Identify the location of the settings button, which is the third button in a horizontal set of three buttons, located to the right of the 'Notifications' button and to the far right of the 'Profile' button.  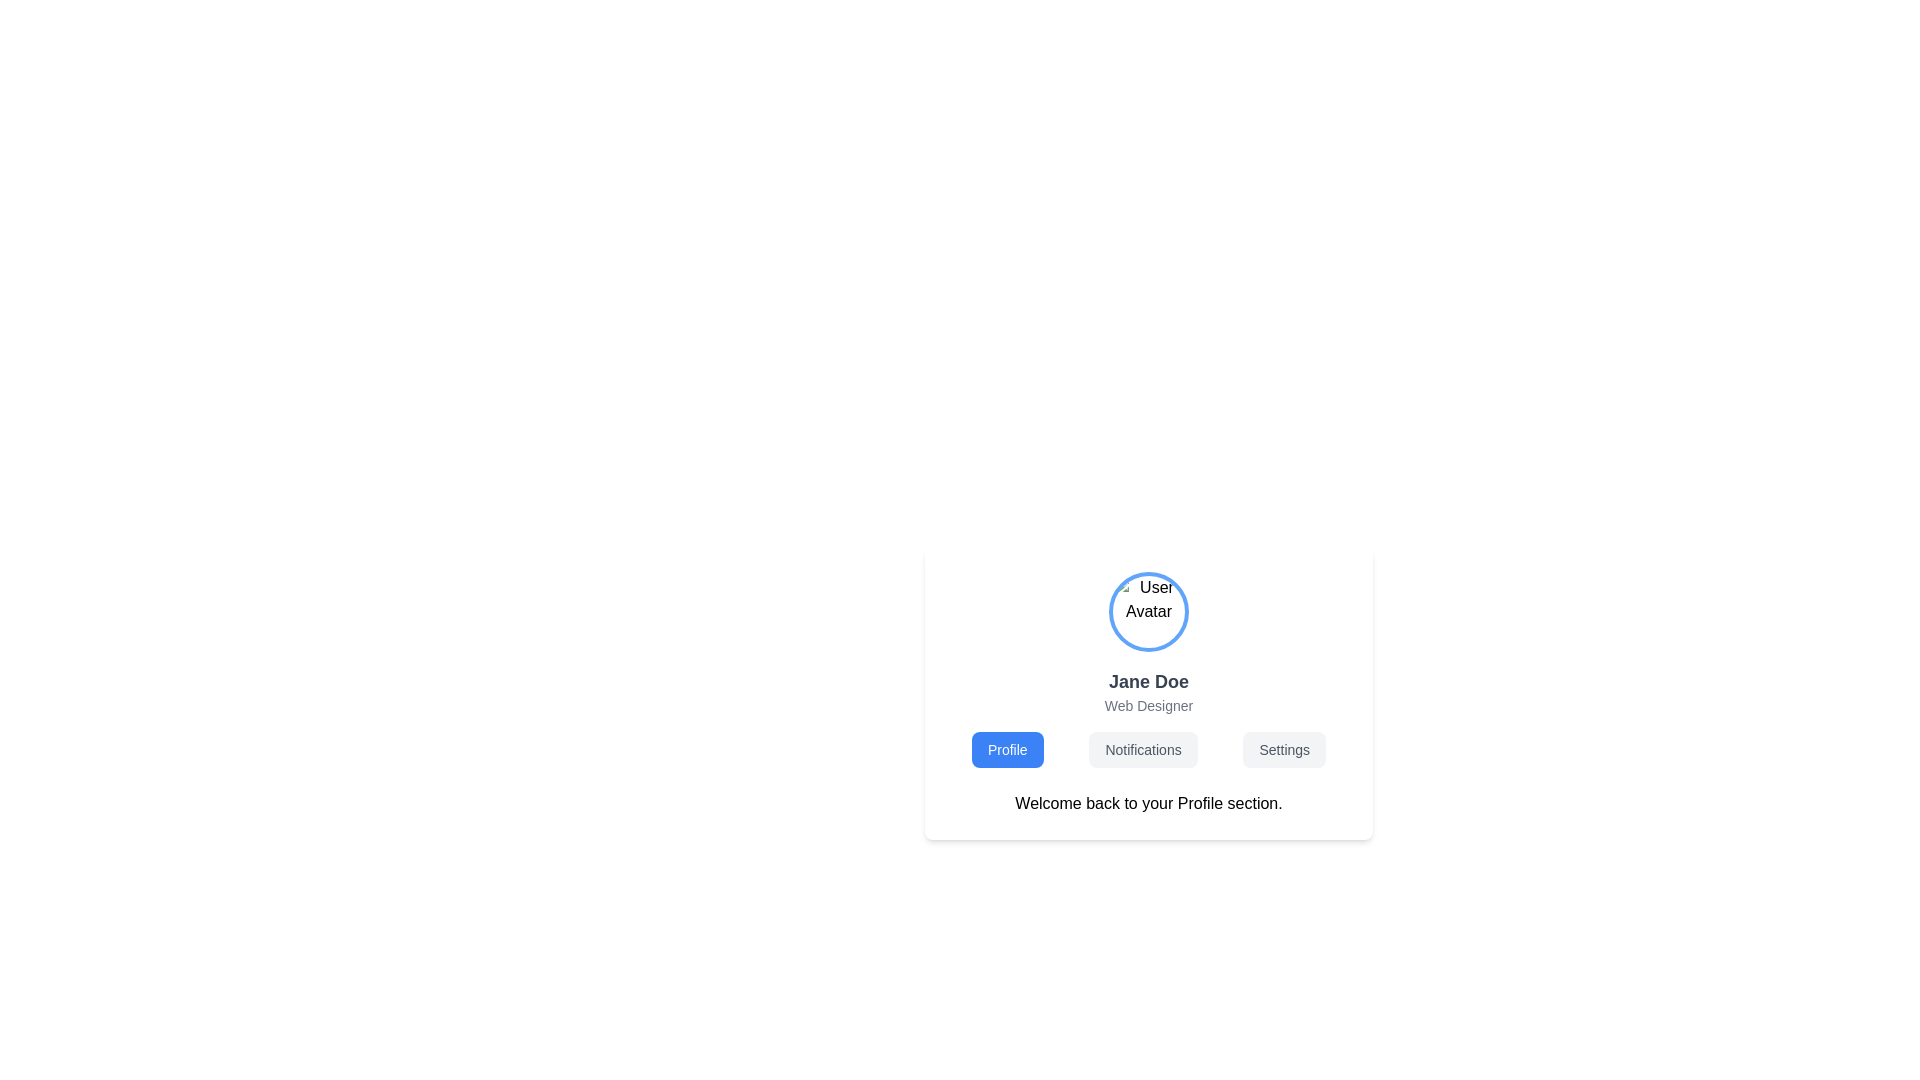
(1284, 749).